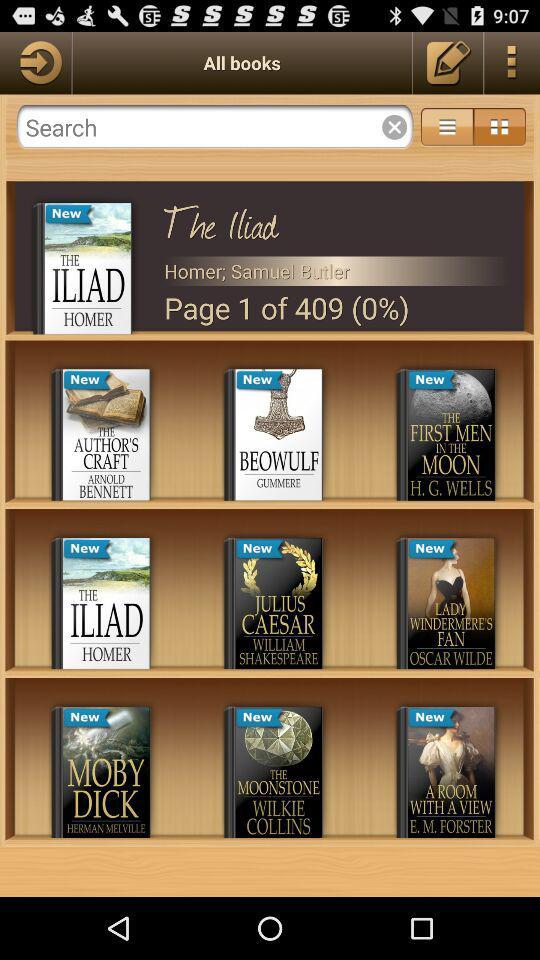 This screenshot has height=960, width=540. What do you see at coordinates (447, 126) in the screenshot?
I see `drop down menu` at bounding box center [447, 126].